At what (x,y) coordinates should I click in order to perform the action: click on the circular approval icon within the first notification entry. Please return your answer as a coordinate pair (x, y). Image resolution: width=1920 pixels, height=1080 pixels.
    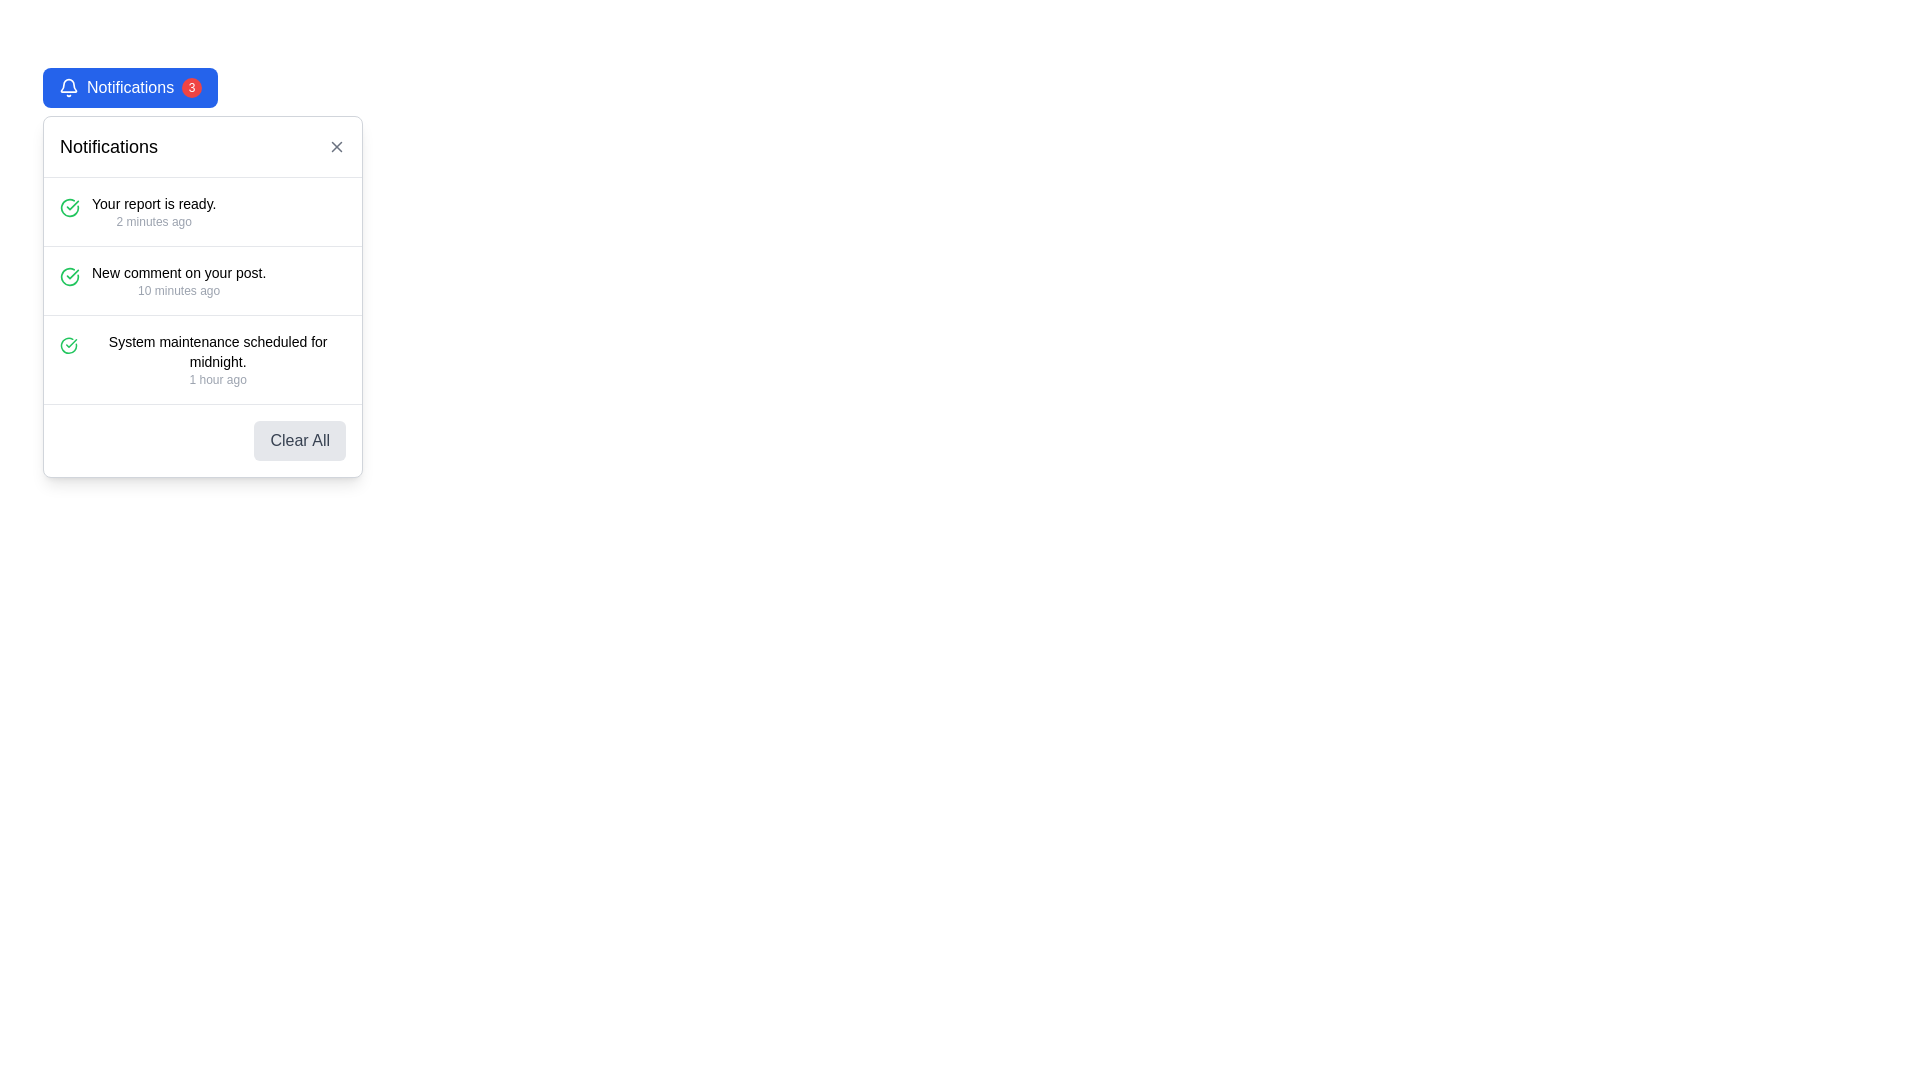
    Looking at the image, I should click on (70, 208).